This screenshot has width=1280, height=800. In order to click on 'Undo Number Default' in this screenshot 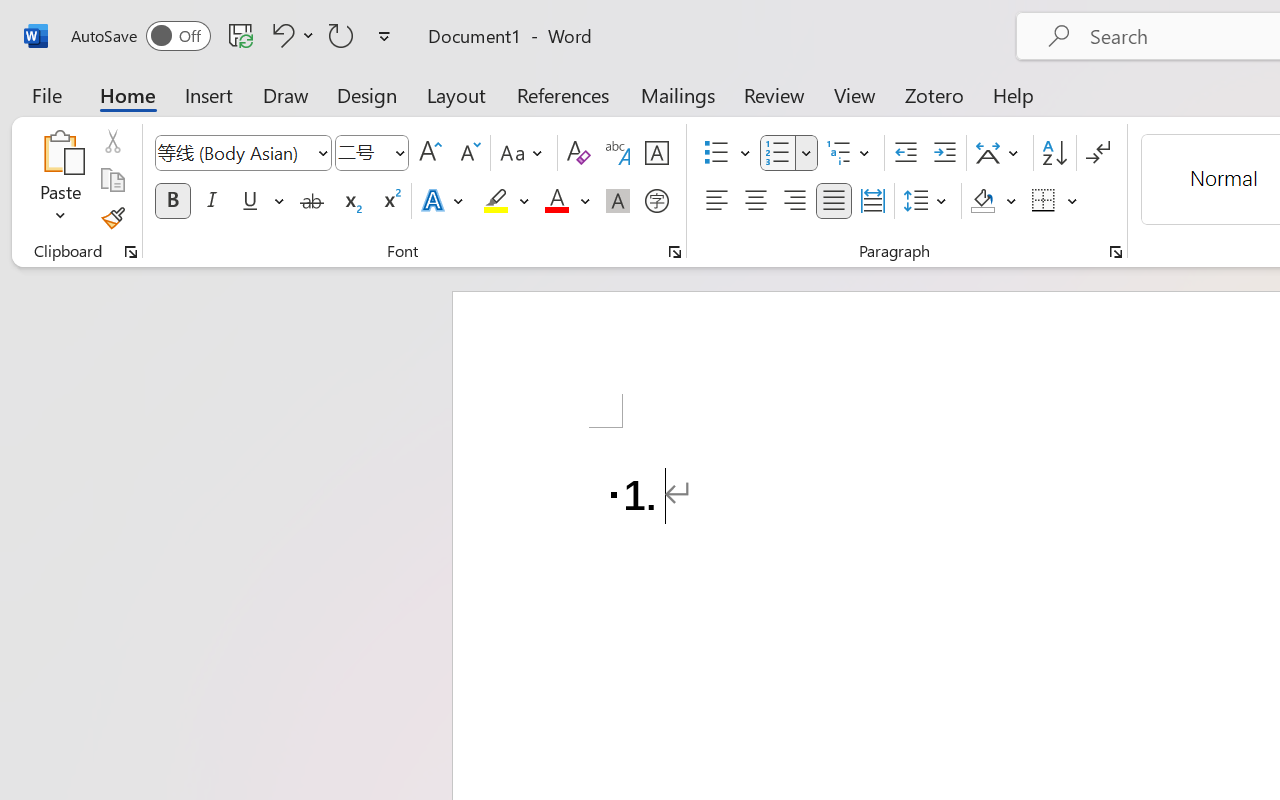, I will do `click(279, 34)`.